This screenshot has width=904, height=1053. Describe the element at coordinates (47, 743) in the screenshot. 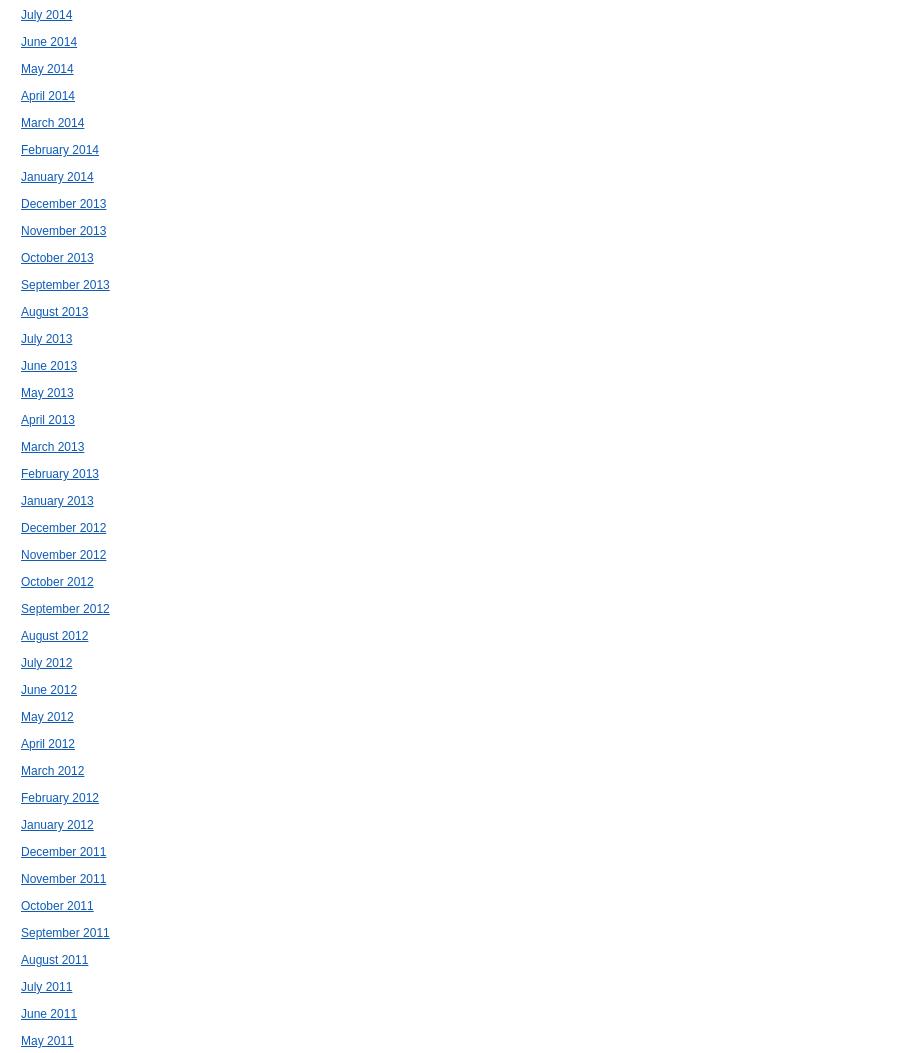

I see `'April 2012'` at that location.